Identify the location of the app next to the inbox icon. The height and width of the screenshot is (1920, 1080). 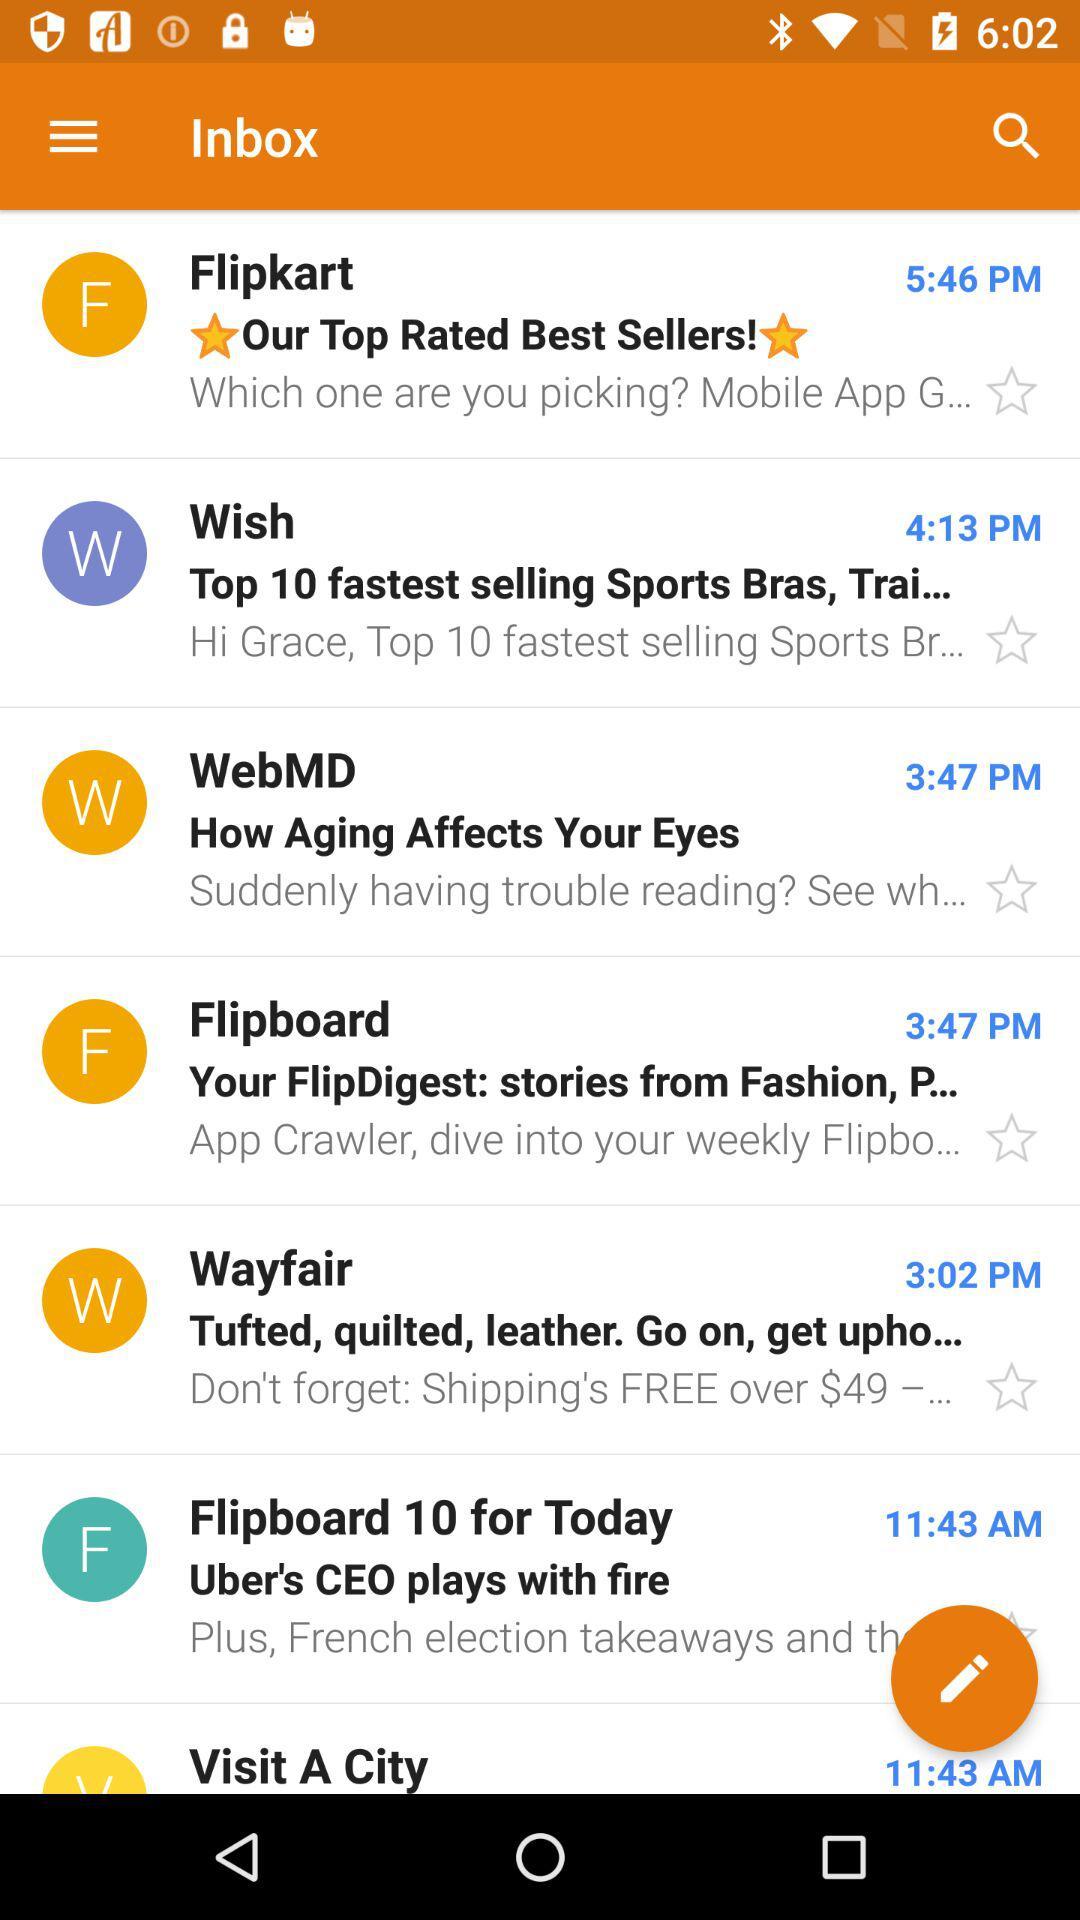
(1017, 135).